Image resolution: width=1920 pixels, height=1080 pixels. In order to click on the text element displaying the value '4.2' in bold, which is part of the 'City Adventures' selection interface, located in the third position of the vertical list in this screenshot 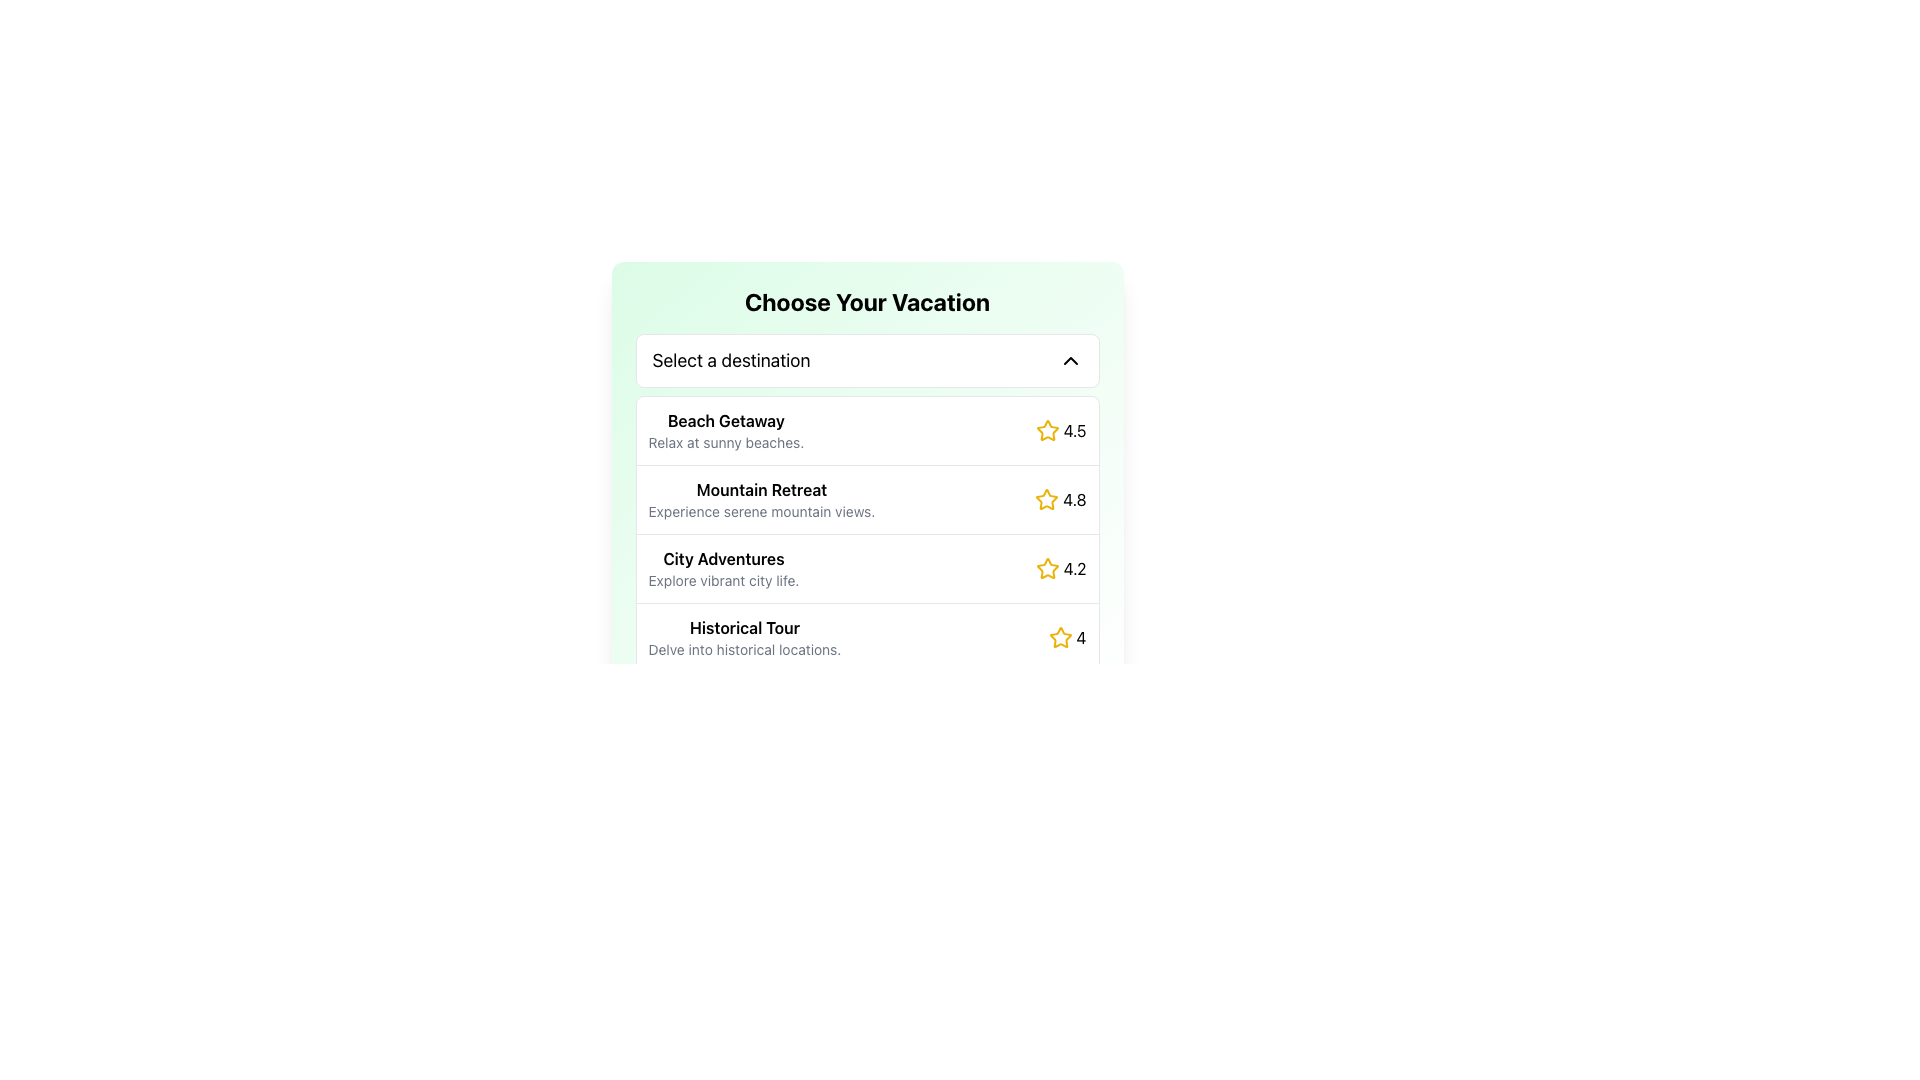, I will do `click(1074, 569)`.